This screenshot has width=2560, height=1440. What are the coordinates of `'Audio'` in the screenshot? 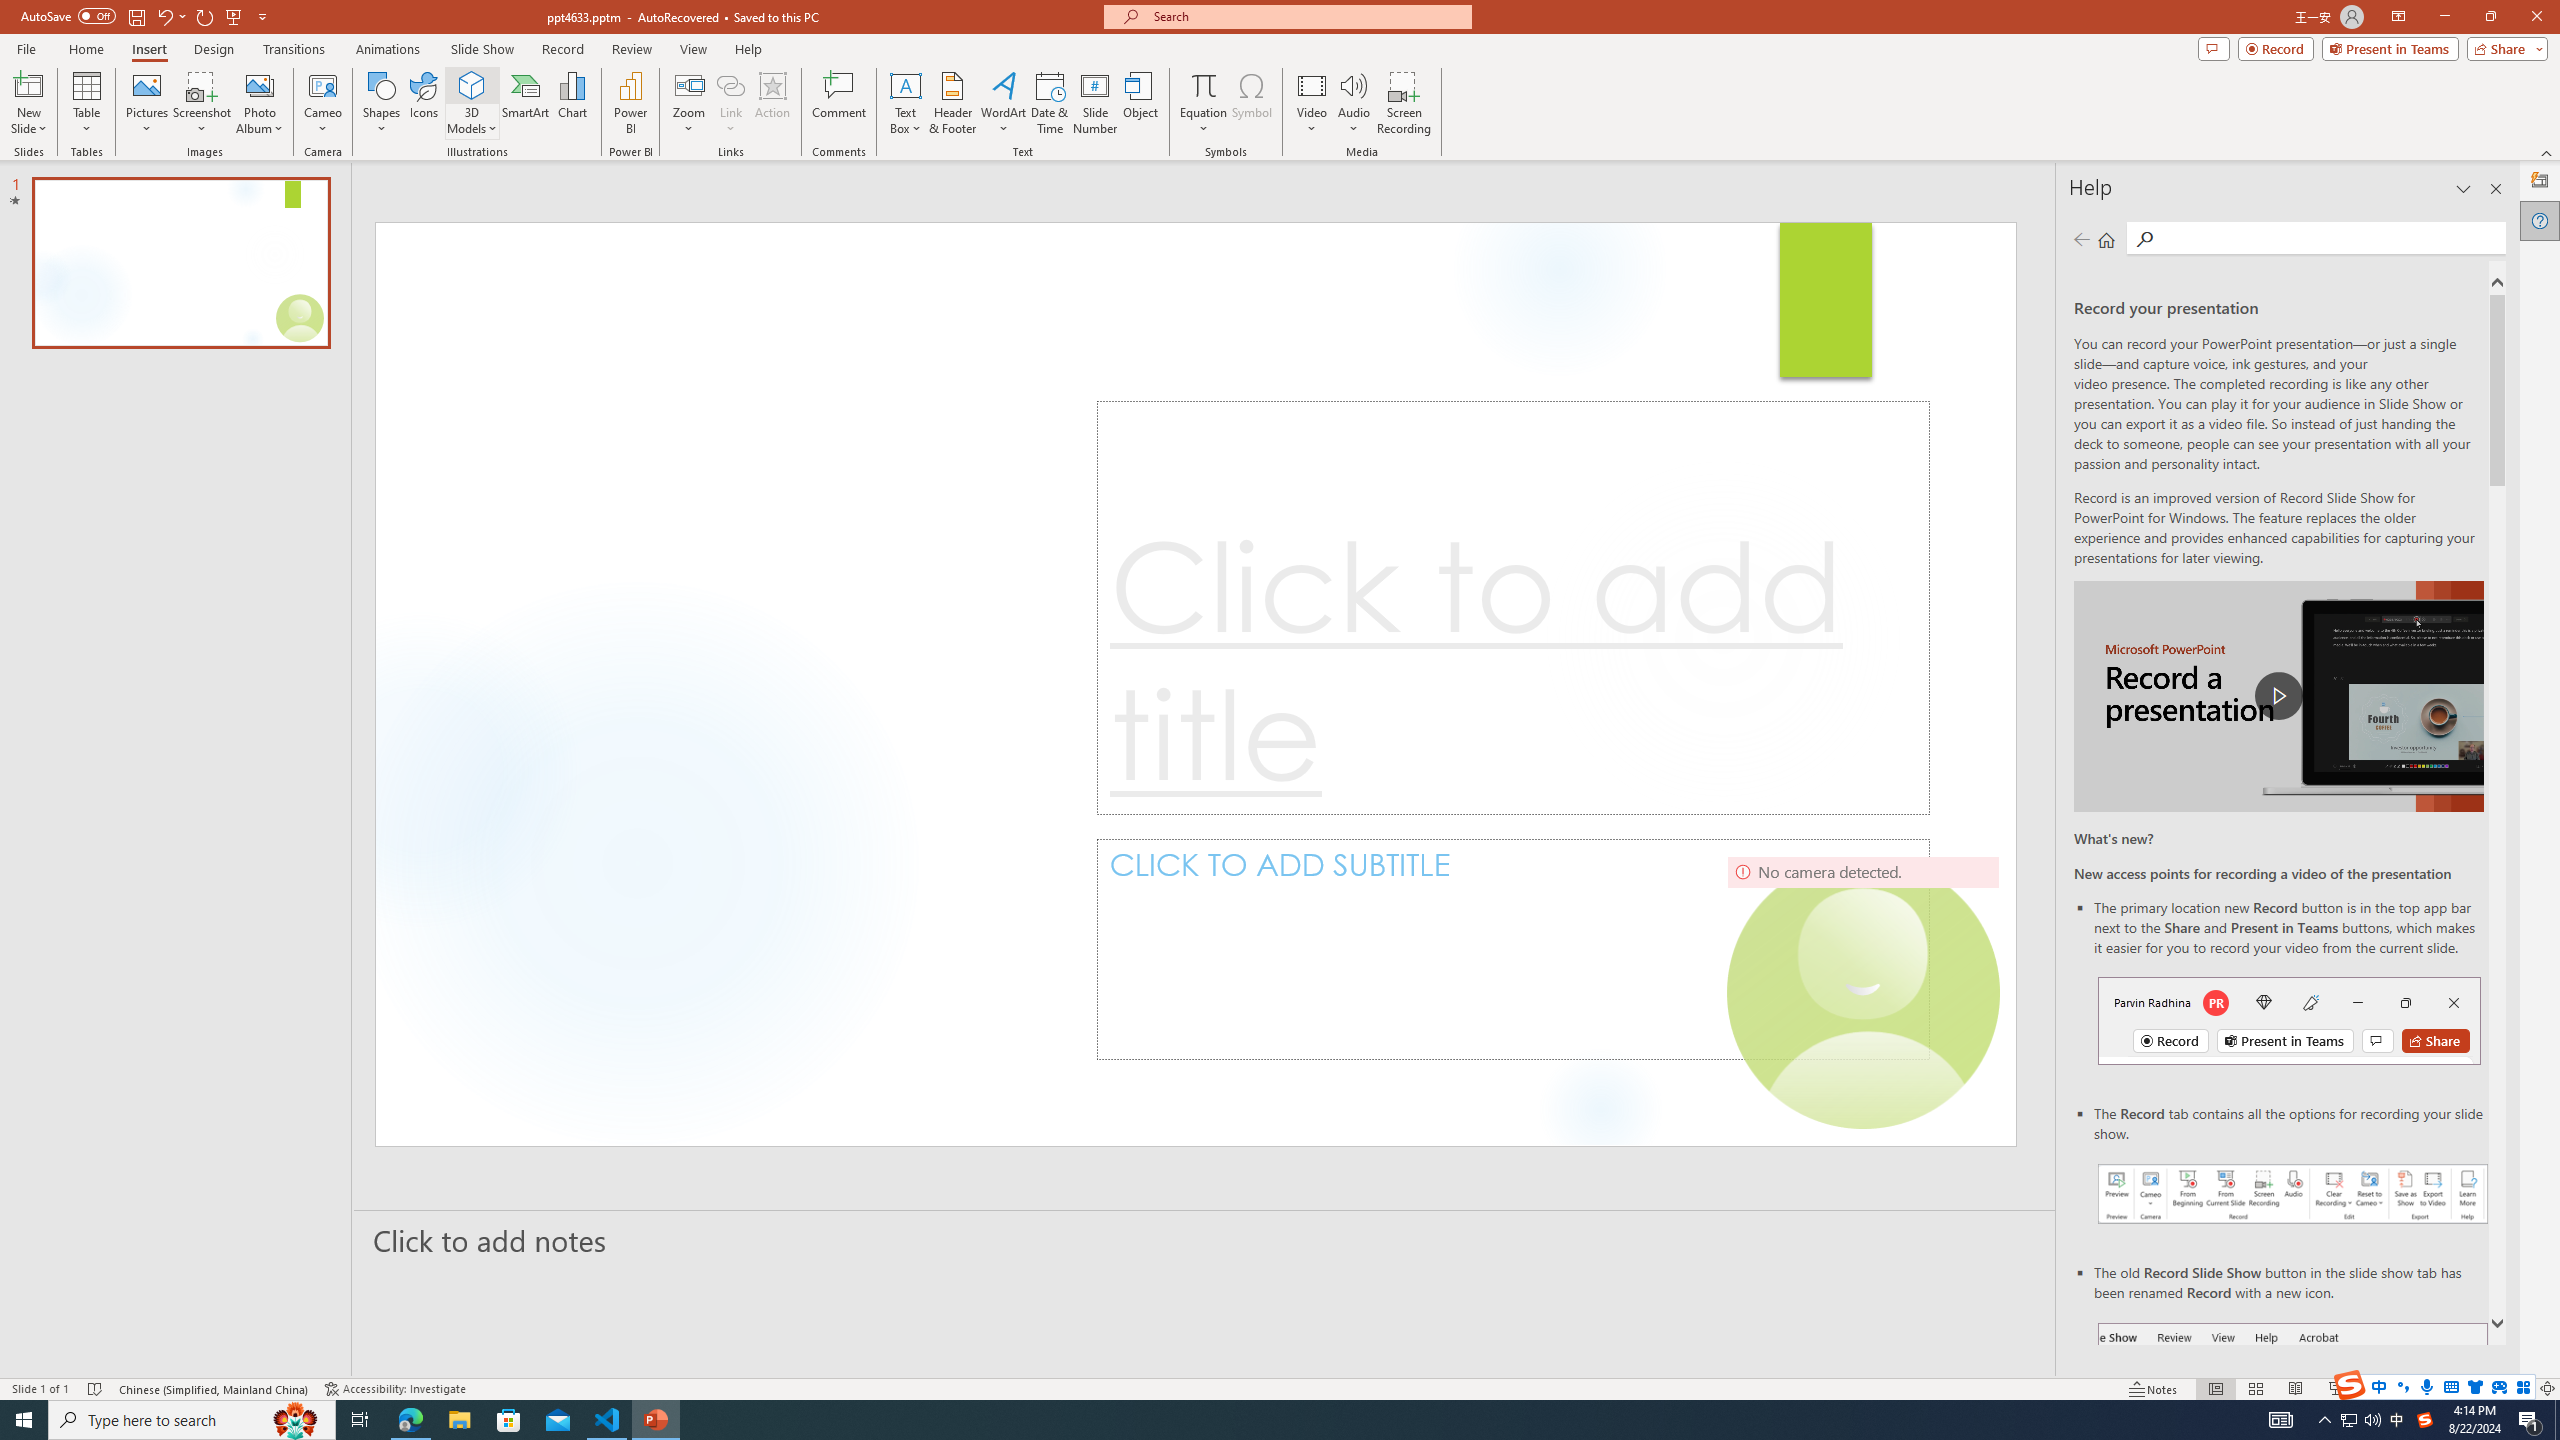 It's located at (1353, 103).